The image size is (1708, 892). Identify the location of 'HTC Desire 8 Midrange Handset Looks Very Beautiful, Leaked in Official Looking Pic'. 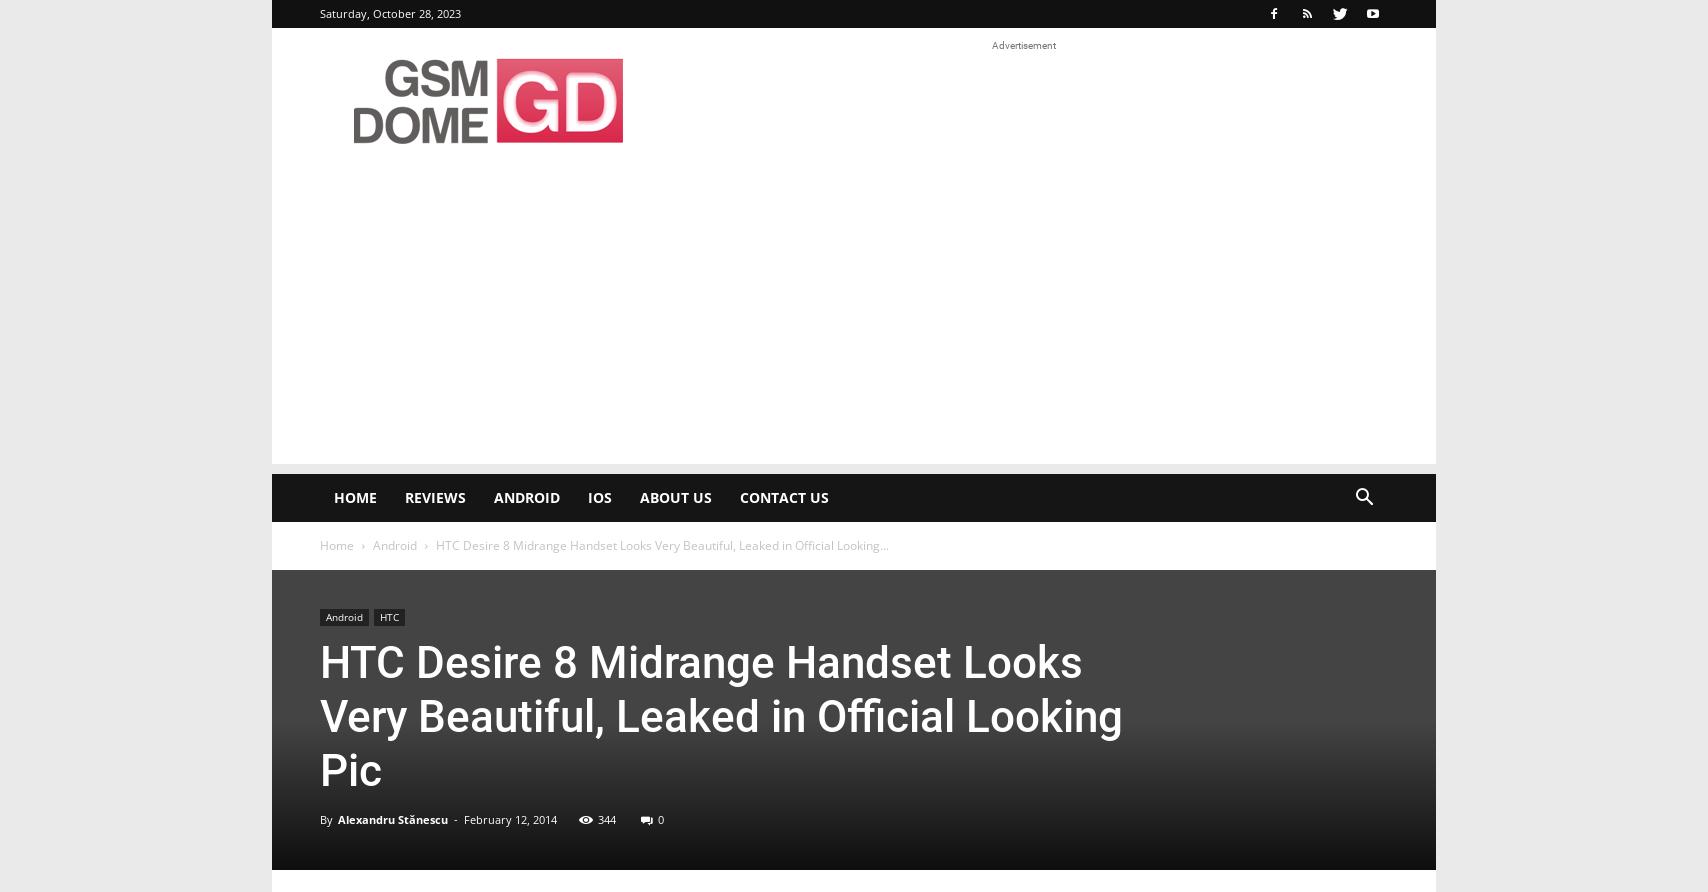
(721, 716).